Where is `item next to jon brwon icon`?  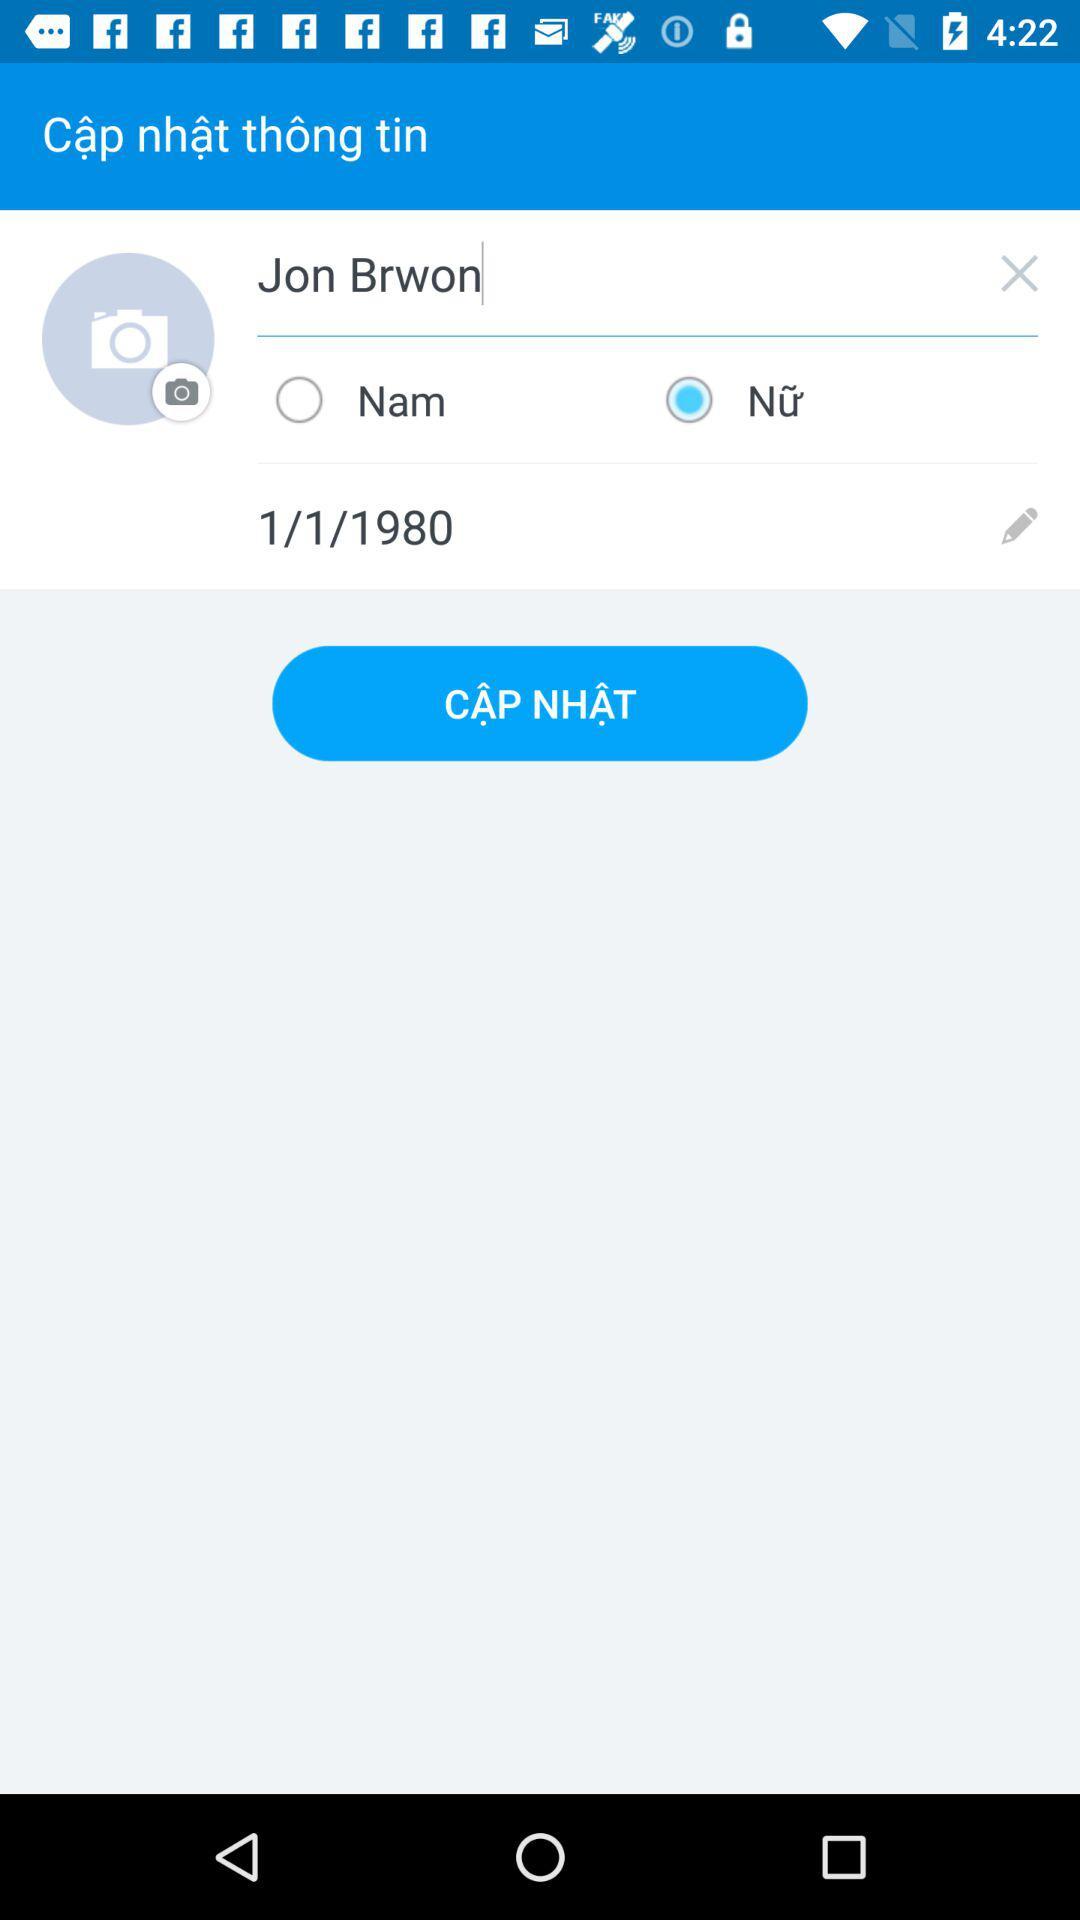
item next to jon brwon icon is located at coordinates (128, 339).